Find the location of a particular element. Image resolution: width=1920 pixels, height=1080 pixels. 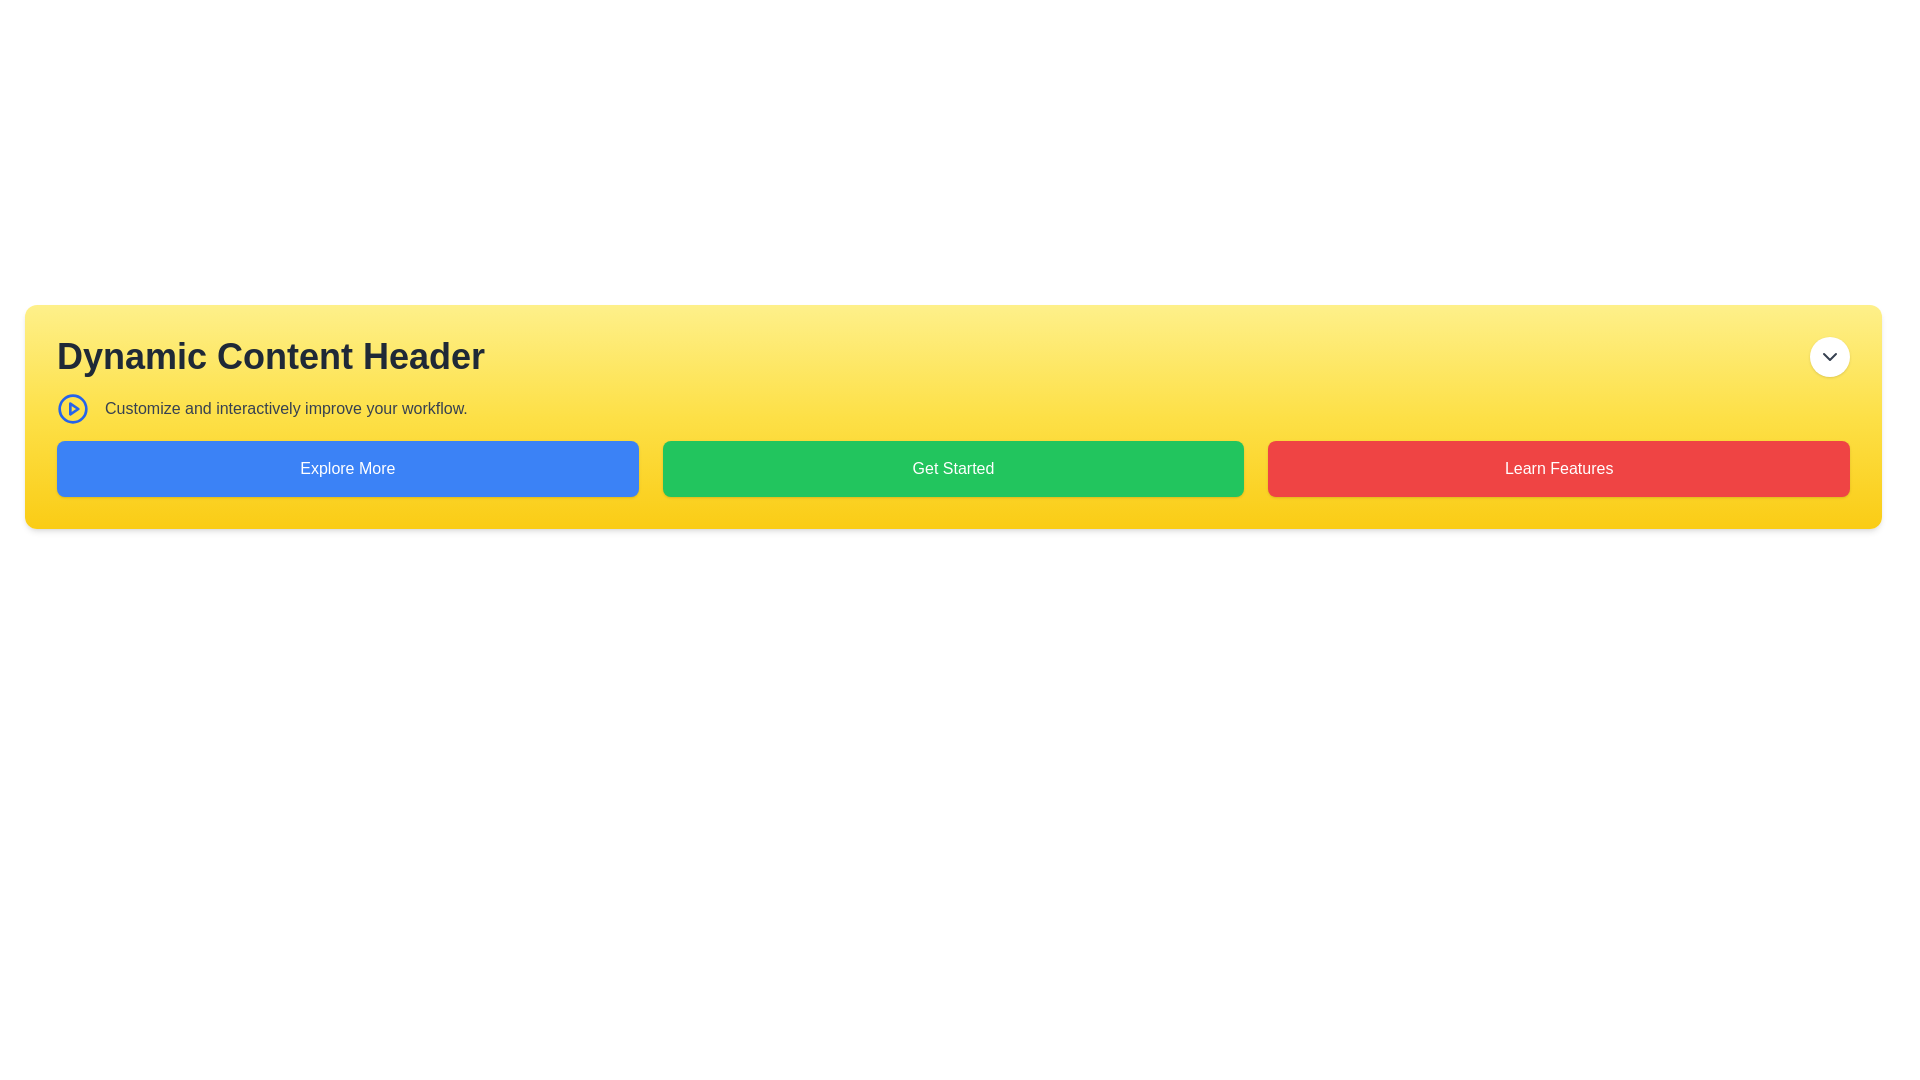

the circular button with a white background and dark chevron-down icon in the top-right corner of the 'Dynamic Content Header' is located at coordinates (1829, 356).